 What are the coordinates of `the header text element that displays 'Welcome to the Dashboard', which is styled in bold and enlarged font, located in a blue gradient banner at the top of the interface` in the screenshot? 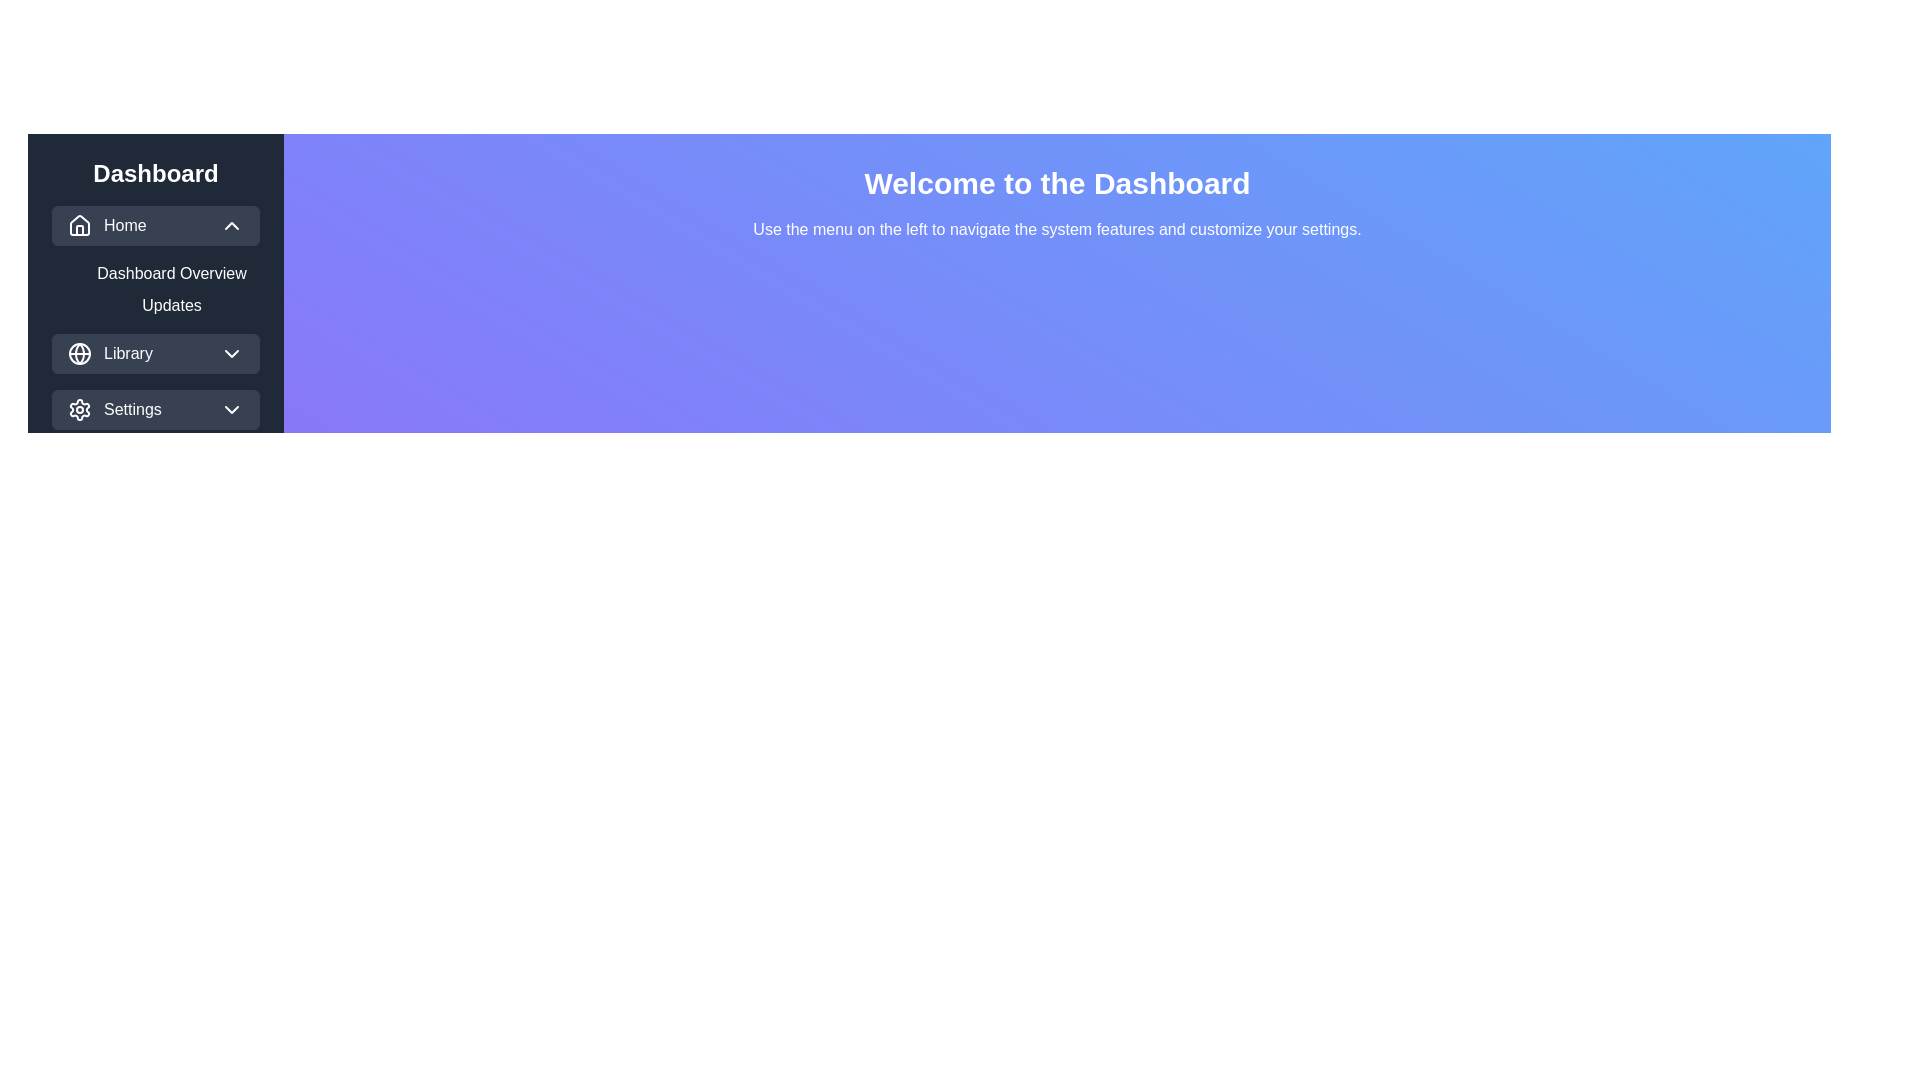 It's located at (1056, 184).